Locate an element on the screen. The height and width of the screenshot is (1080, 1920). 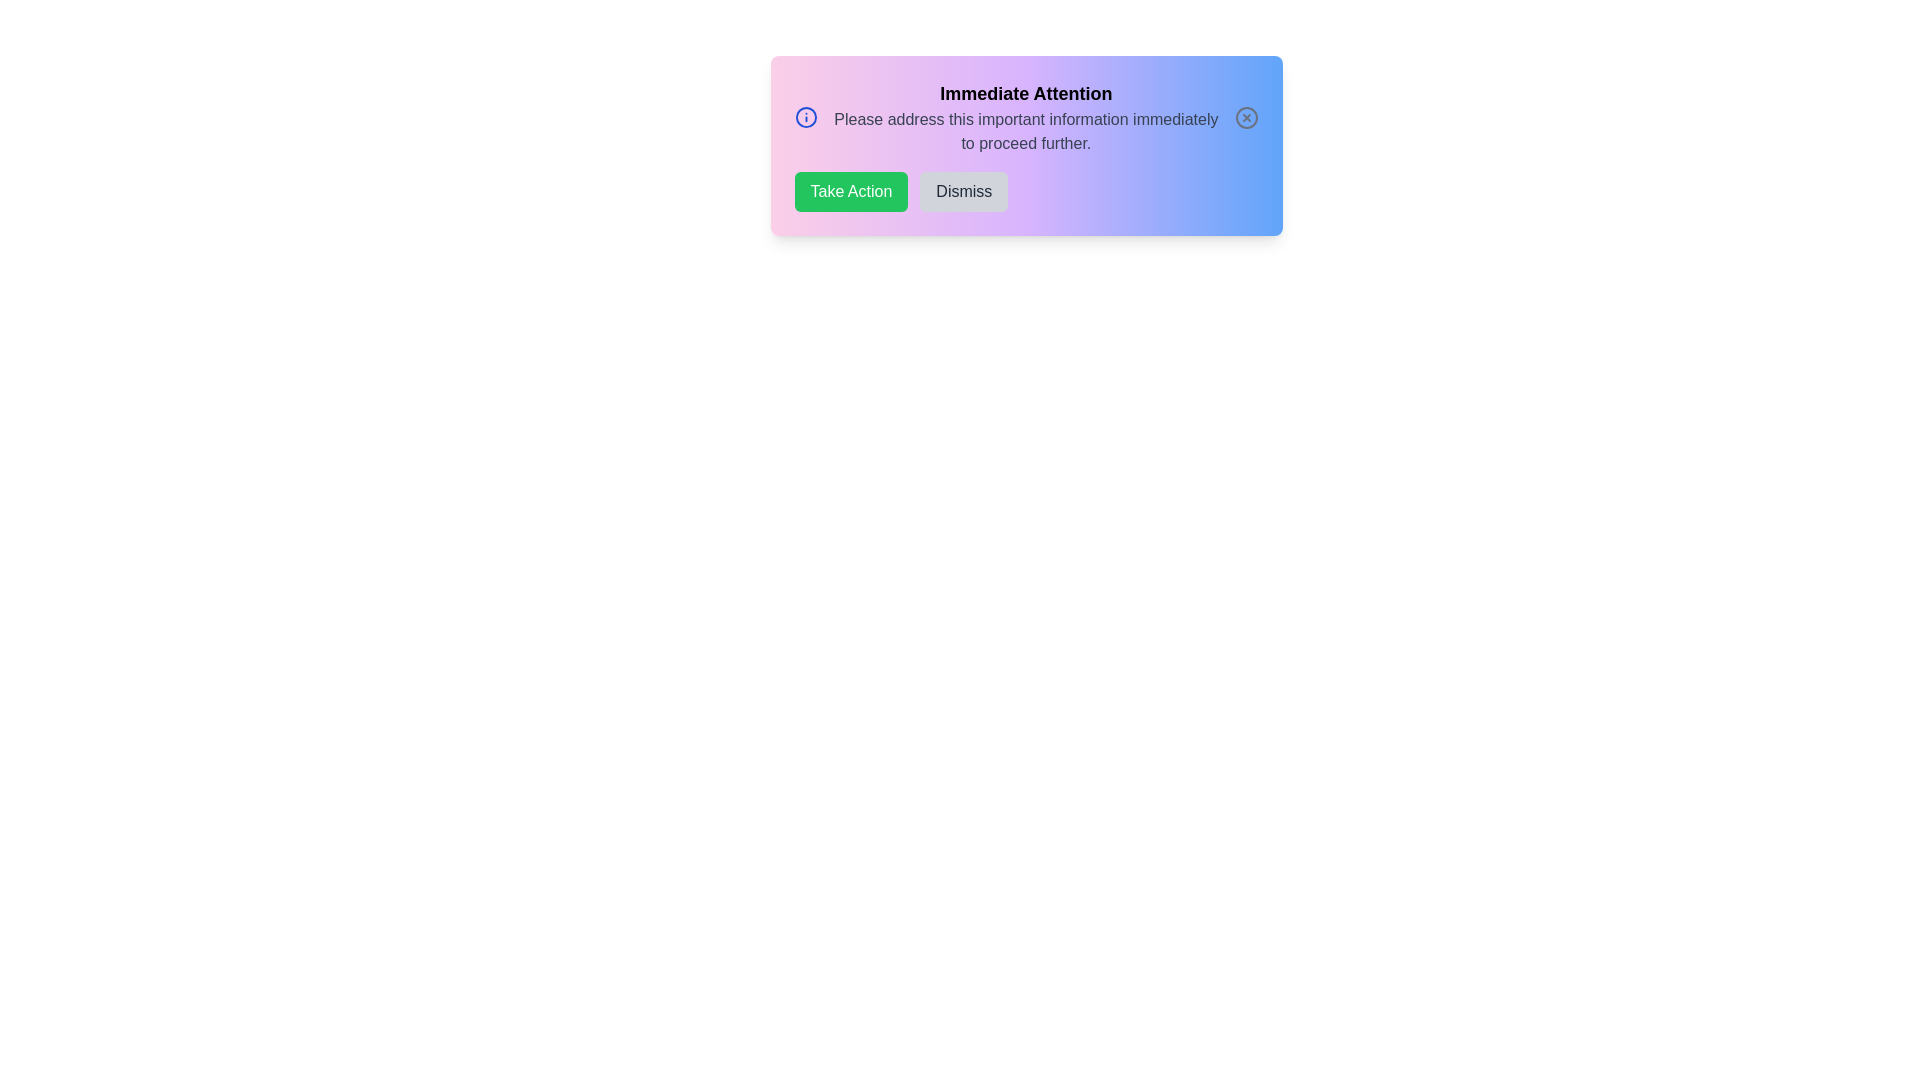
'Dismiss' button to skip the action is located at coordinates (964, 192).